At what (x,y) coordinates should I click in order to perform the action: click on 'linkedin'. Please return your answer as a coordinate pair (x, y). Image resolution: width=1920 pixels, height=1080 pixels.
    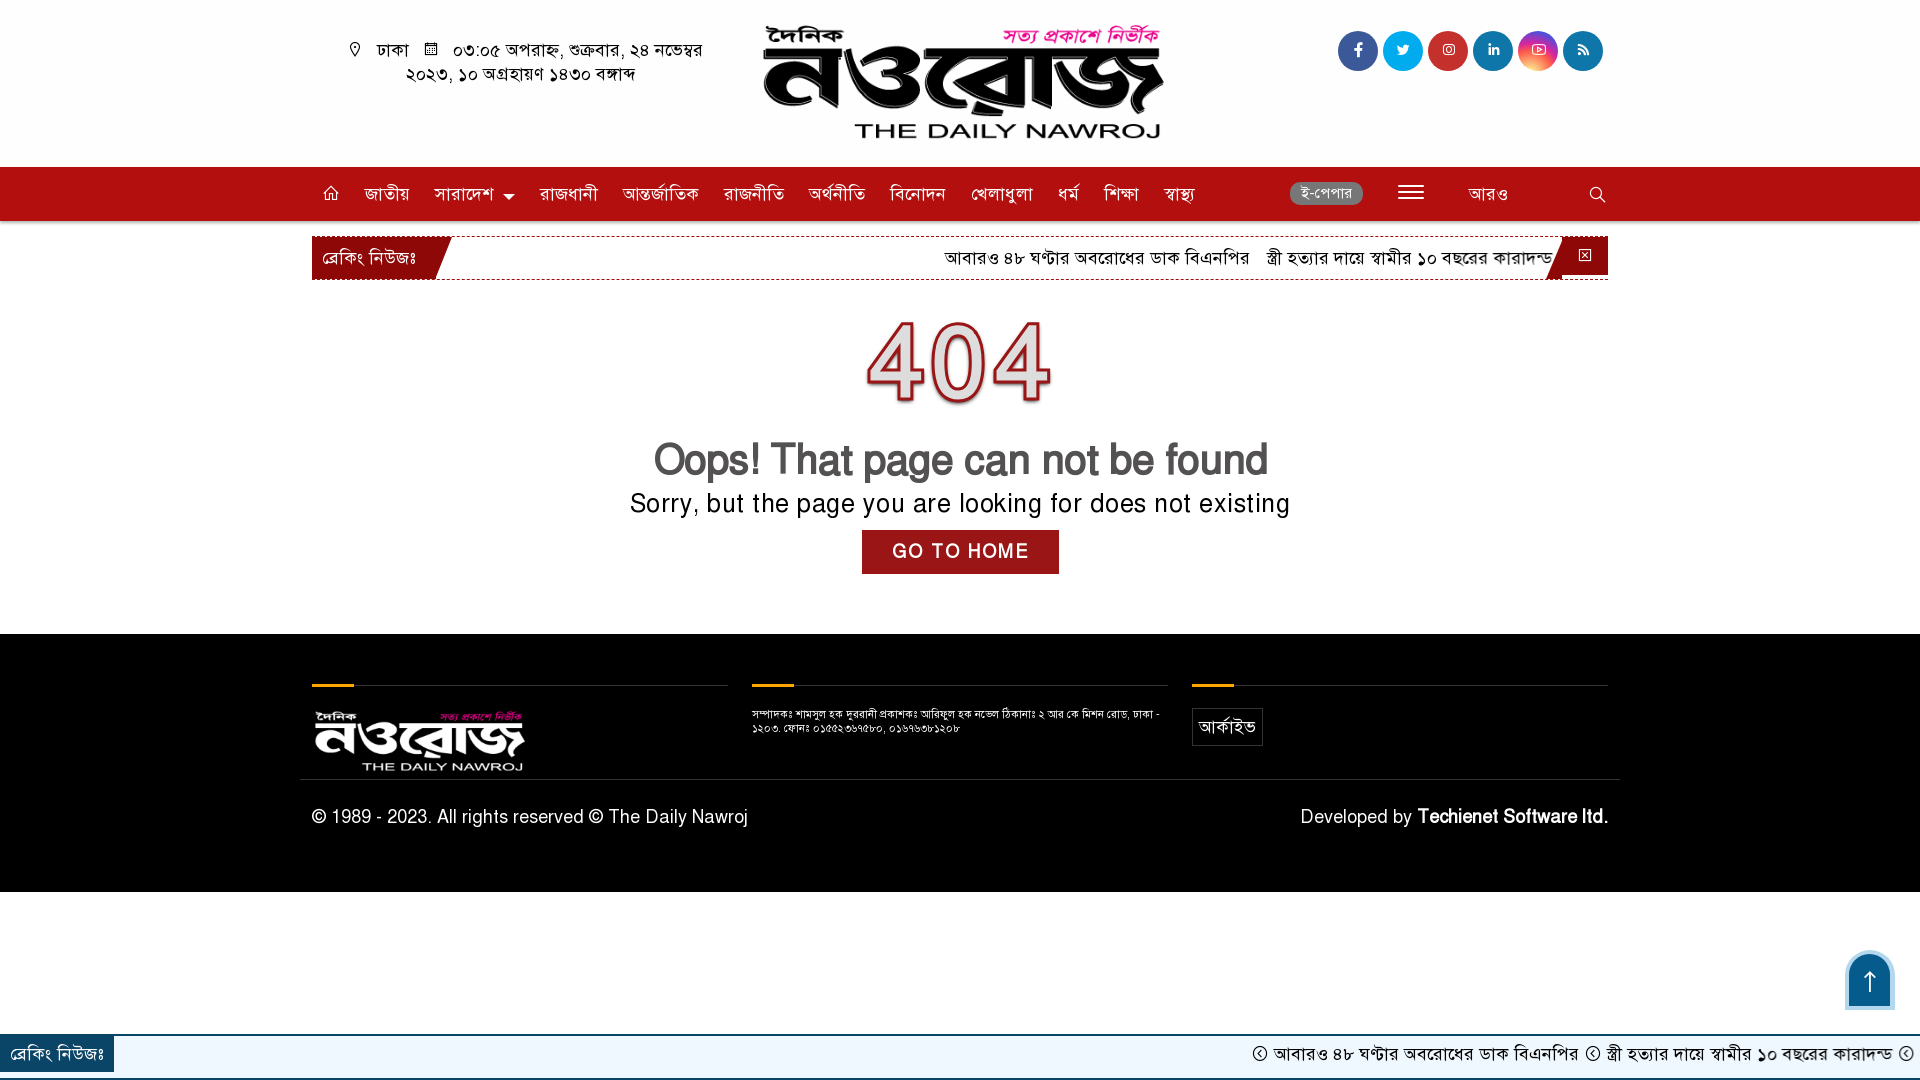
    Looking at the image, I should click on (1492, 49).